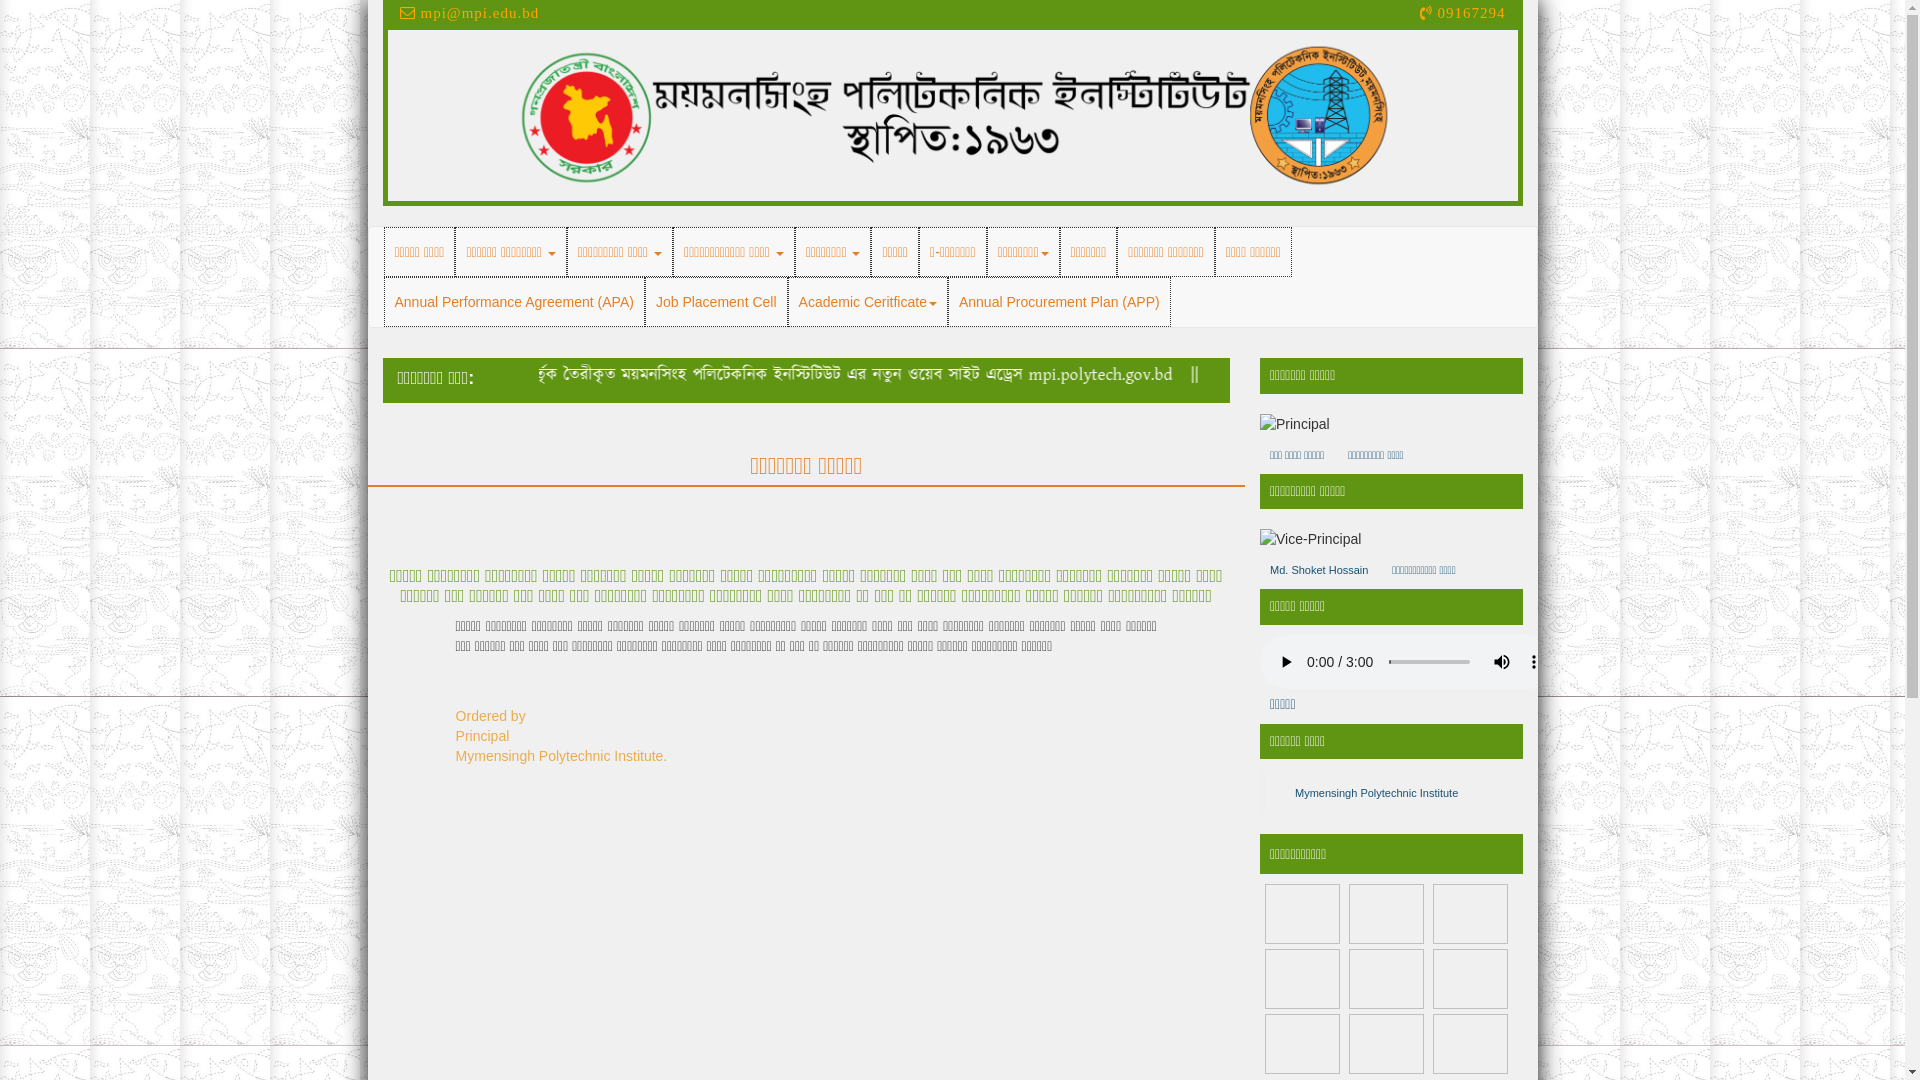  What do you see at coordinates (1258, 538) in the screenshot?
I see `'Md. Shoket Hossain'` at bounding box center [1258, 538].